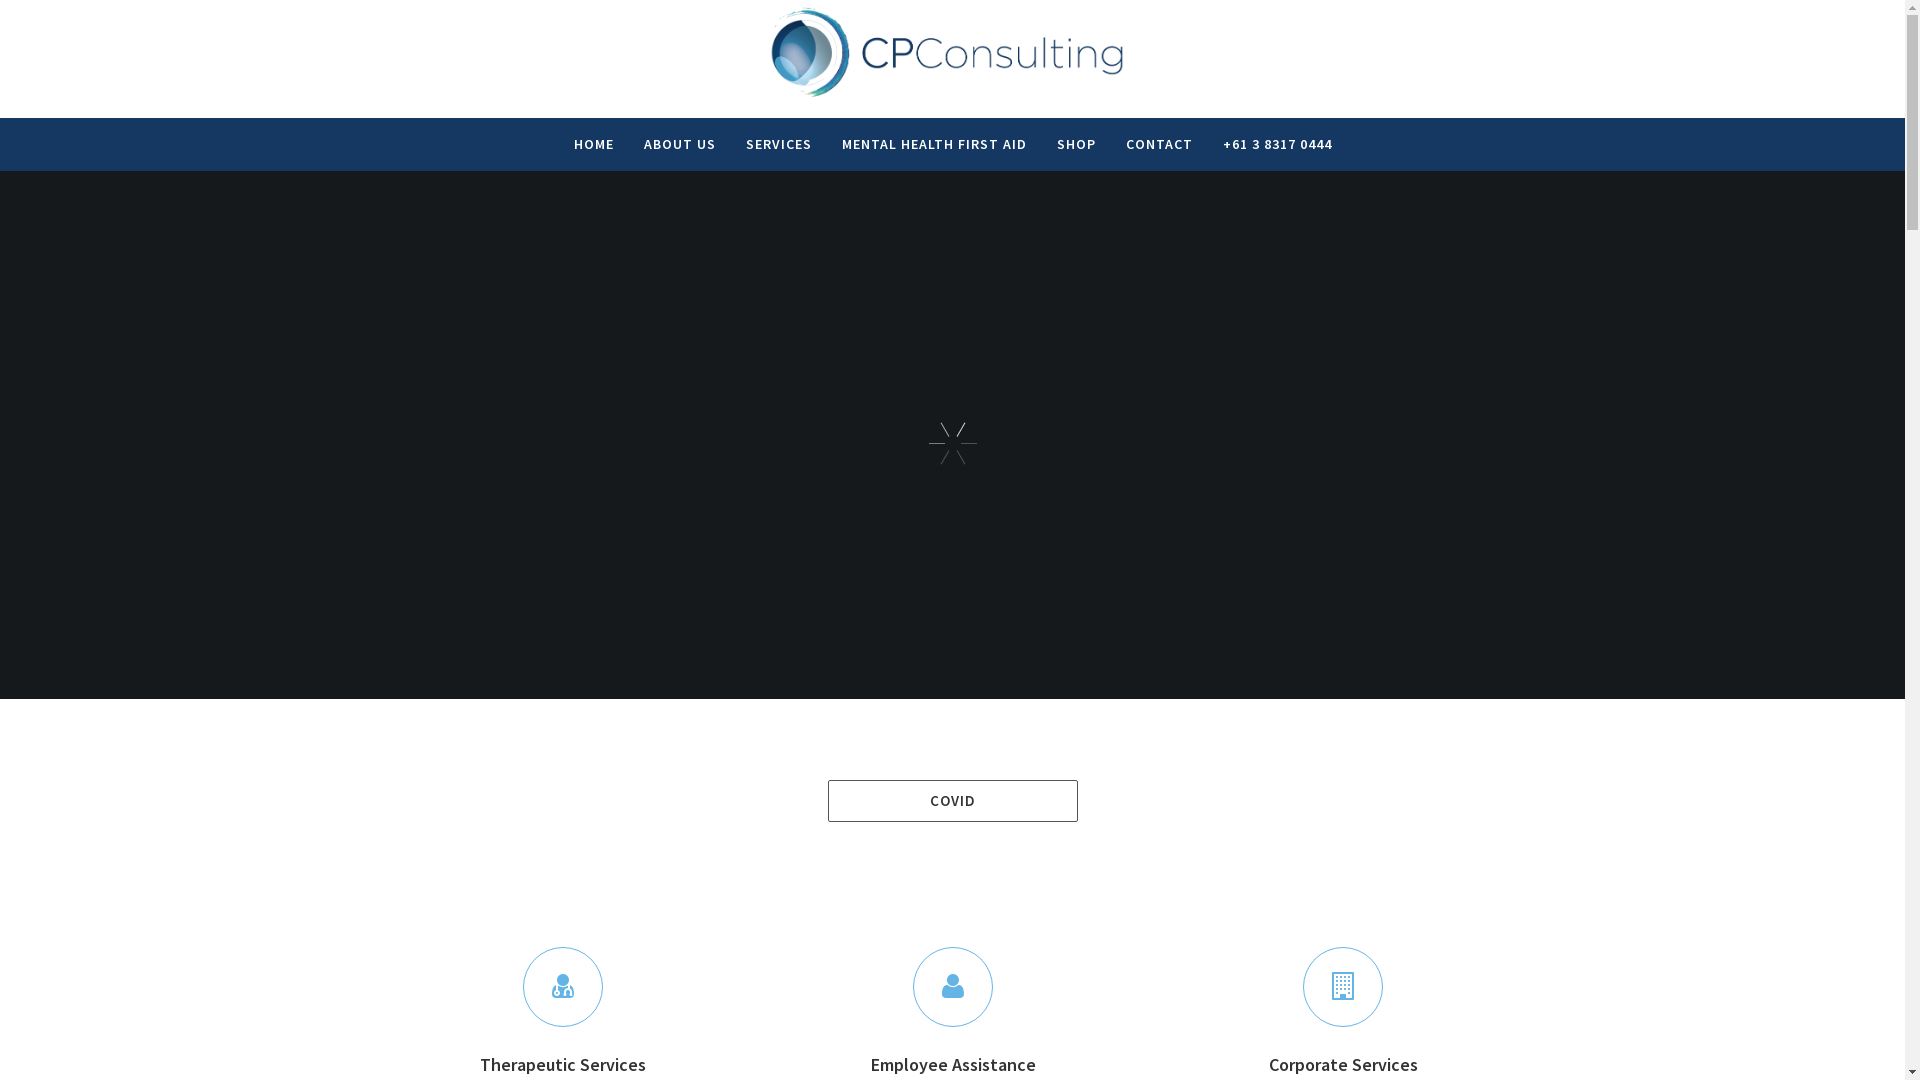 The image size is (1920, 1080). What do you see at coordinates (932, 144) in the screenshot?
I see `'MENTAL HEALTH FIRST AID'` at bounding box center [932, 144].